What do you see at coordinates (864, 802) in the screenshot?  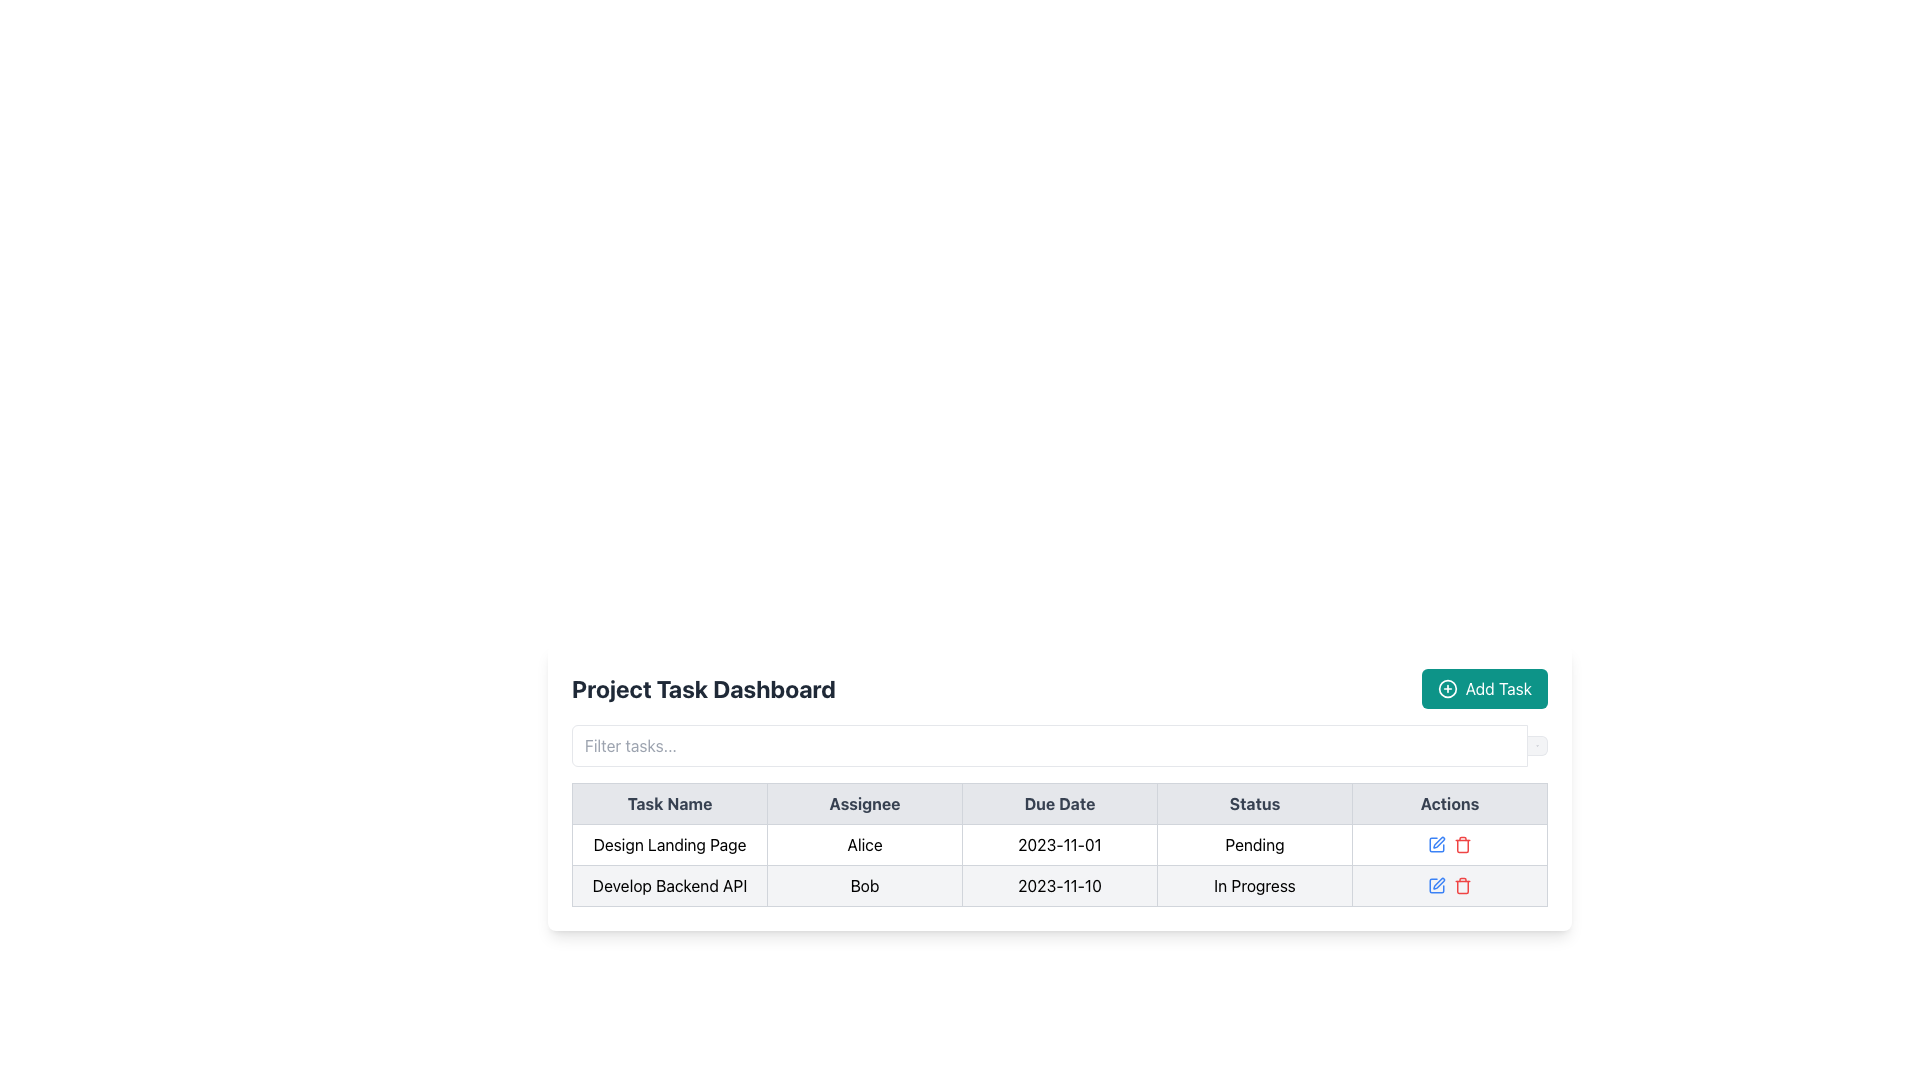 I see `the table header labeled 'Assignee', which is styled with a light gray background and center-aligned black bold text, located between 'Task Name' and 'Due Date'` at bounding box center [864, 802].